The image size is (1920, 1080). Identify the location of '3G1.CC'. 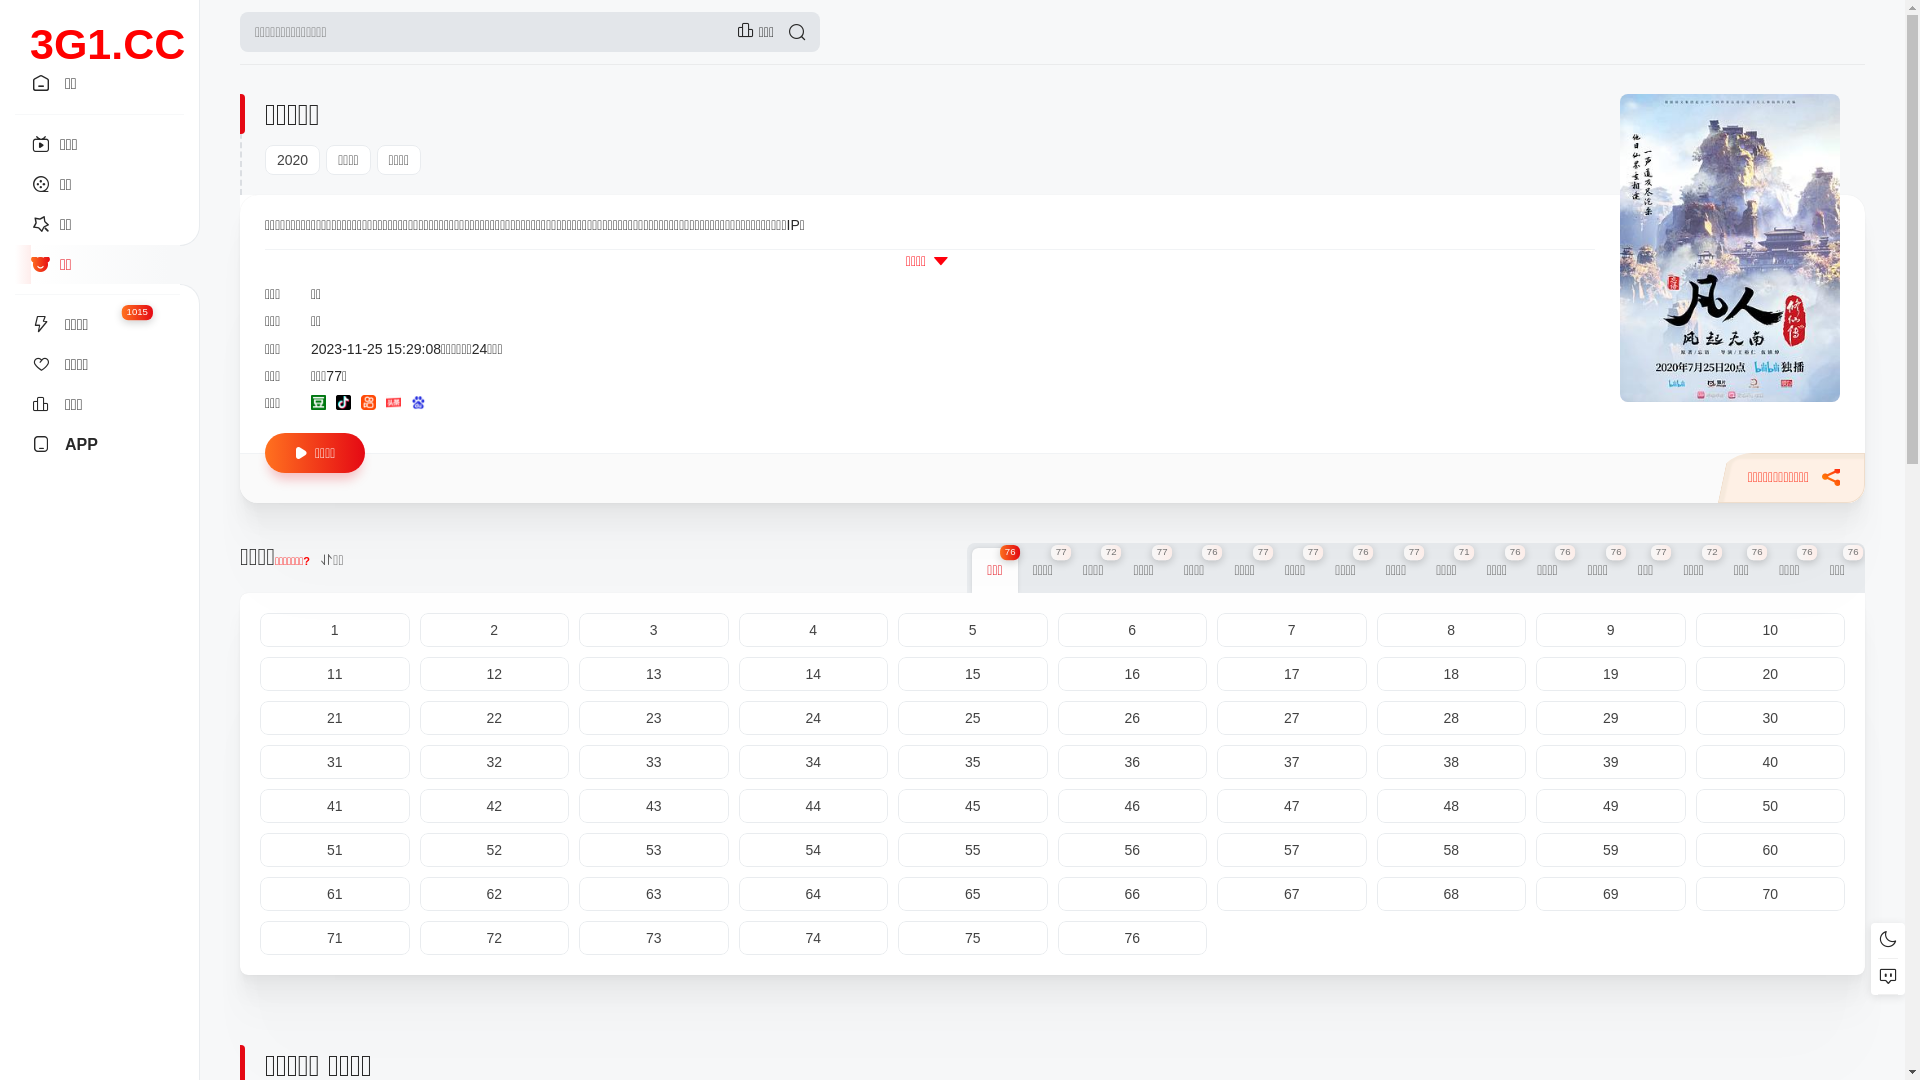
(106, 22).